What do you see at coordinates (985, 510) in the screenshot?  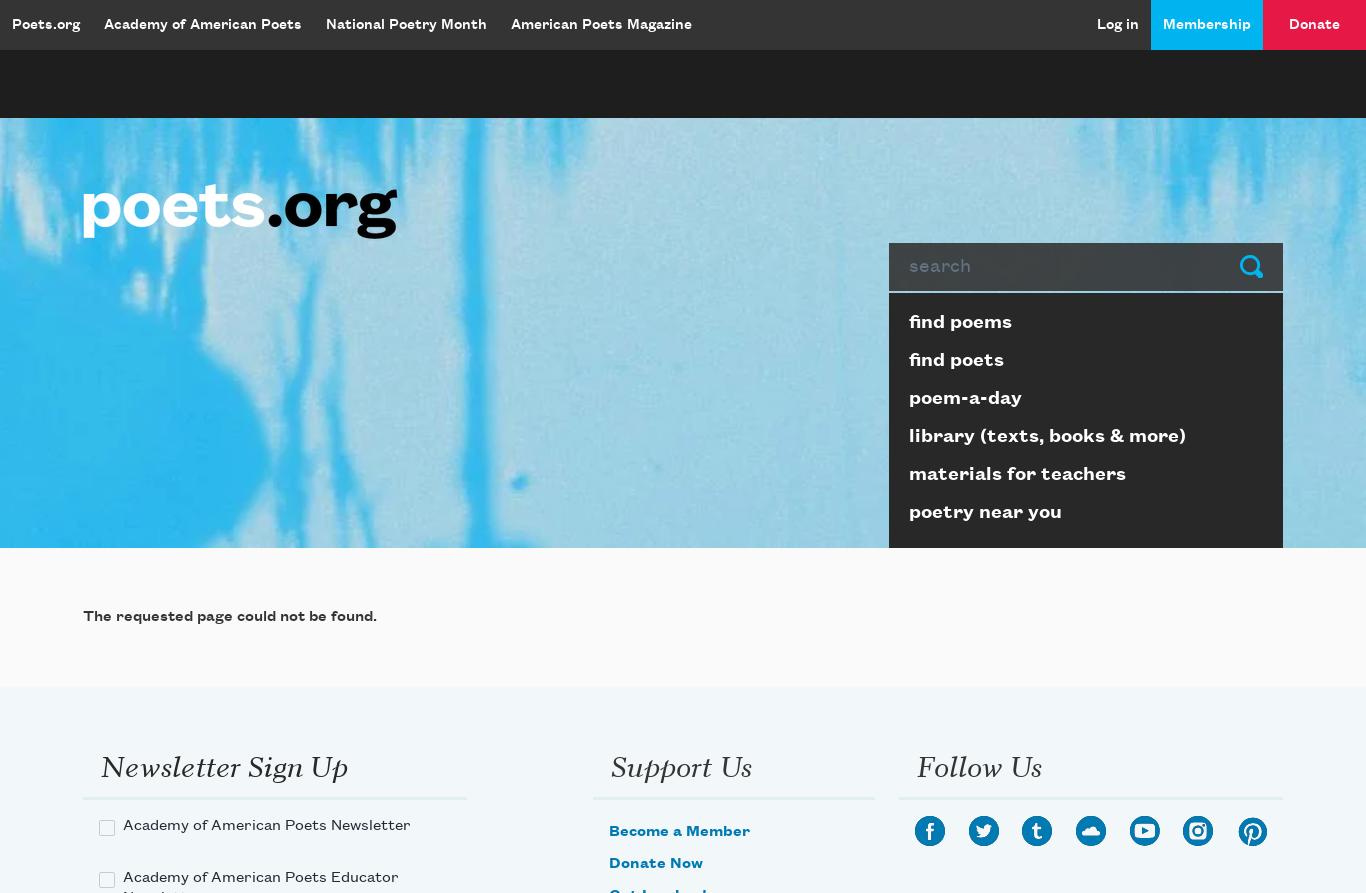 I see `'poetry near you'` at bounding box center [985, 510].